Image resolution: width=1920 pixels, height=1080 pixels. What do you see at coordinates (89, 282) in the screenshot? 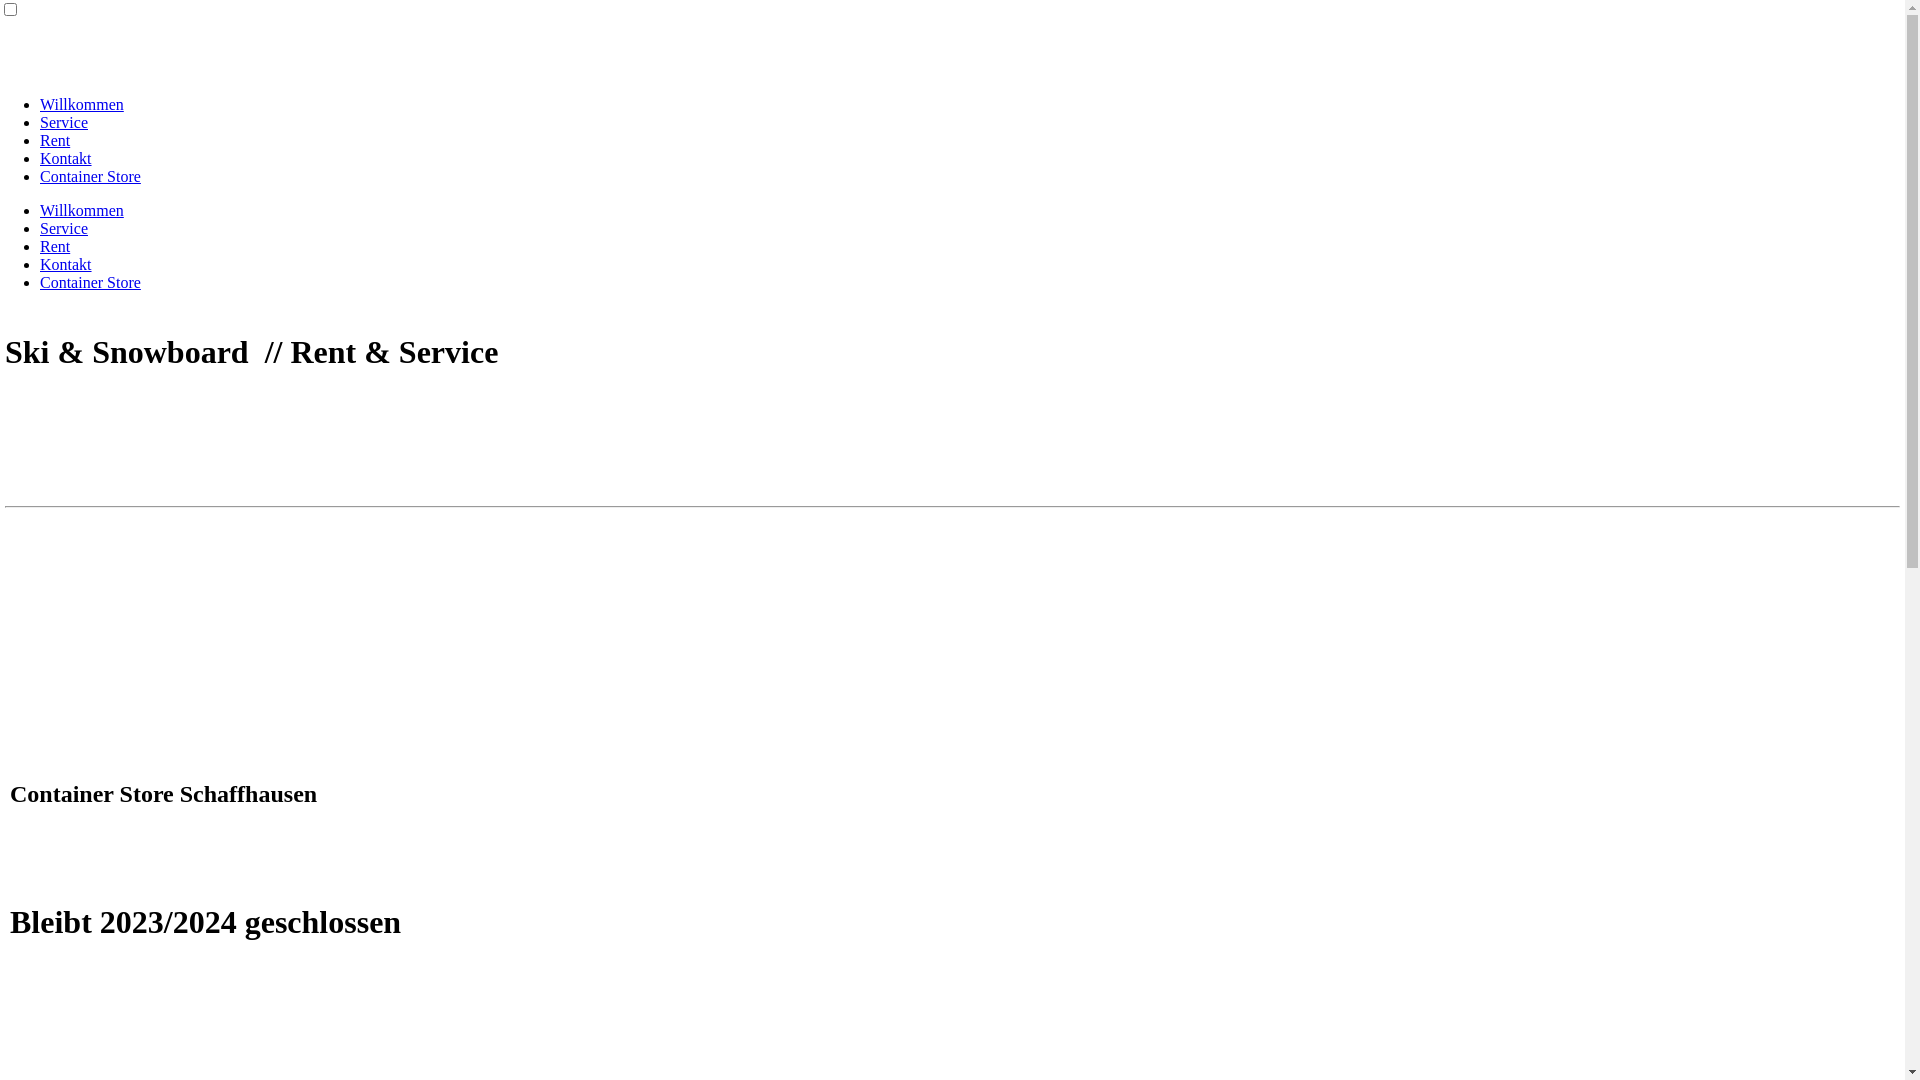
I see `'Container Store'` at bounding box center [89, 282].